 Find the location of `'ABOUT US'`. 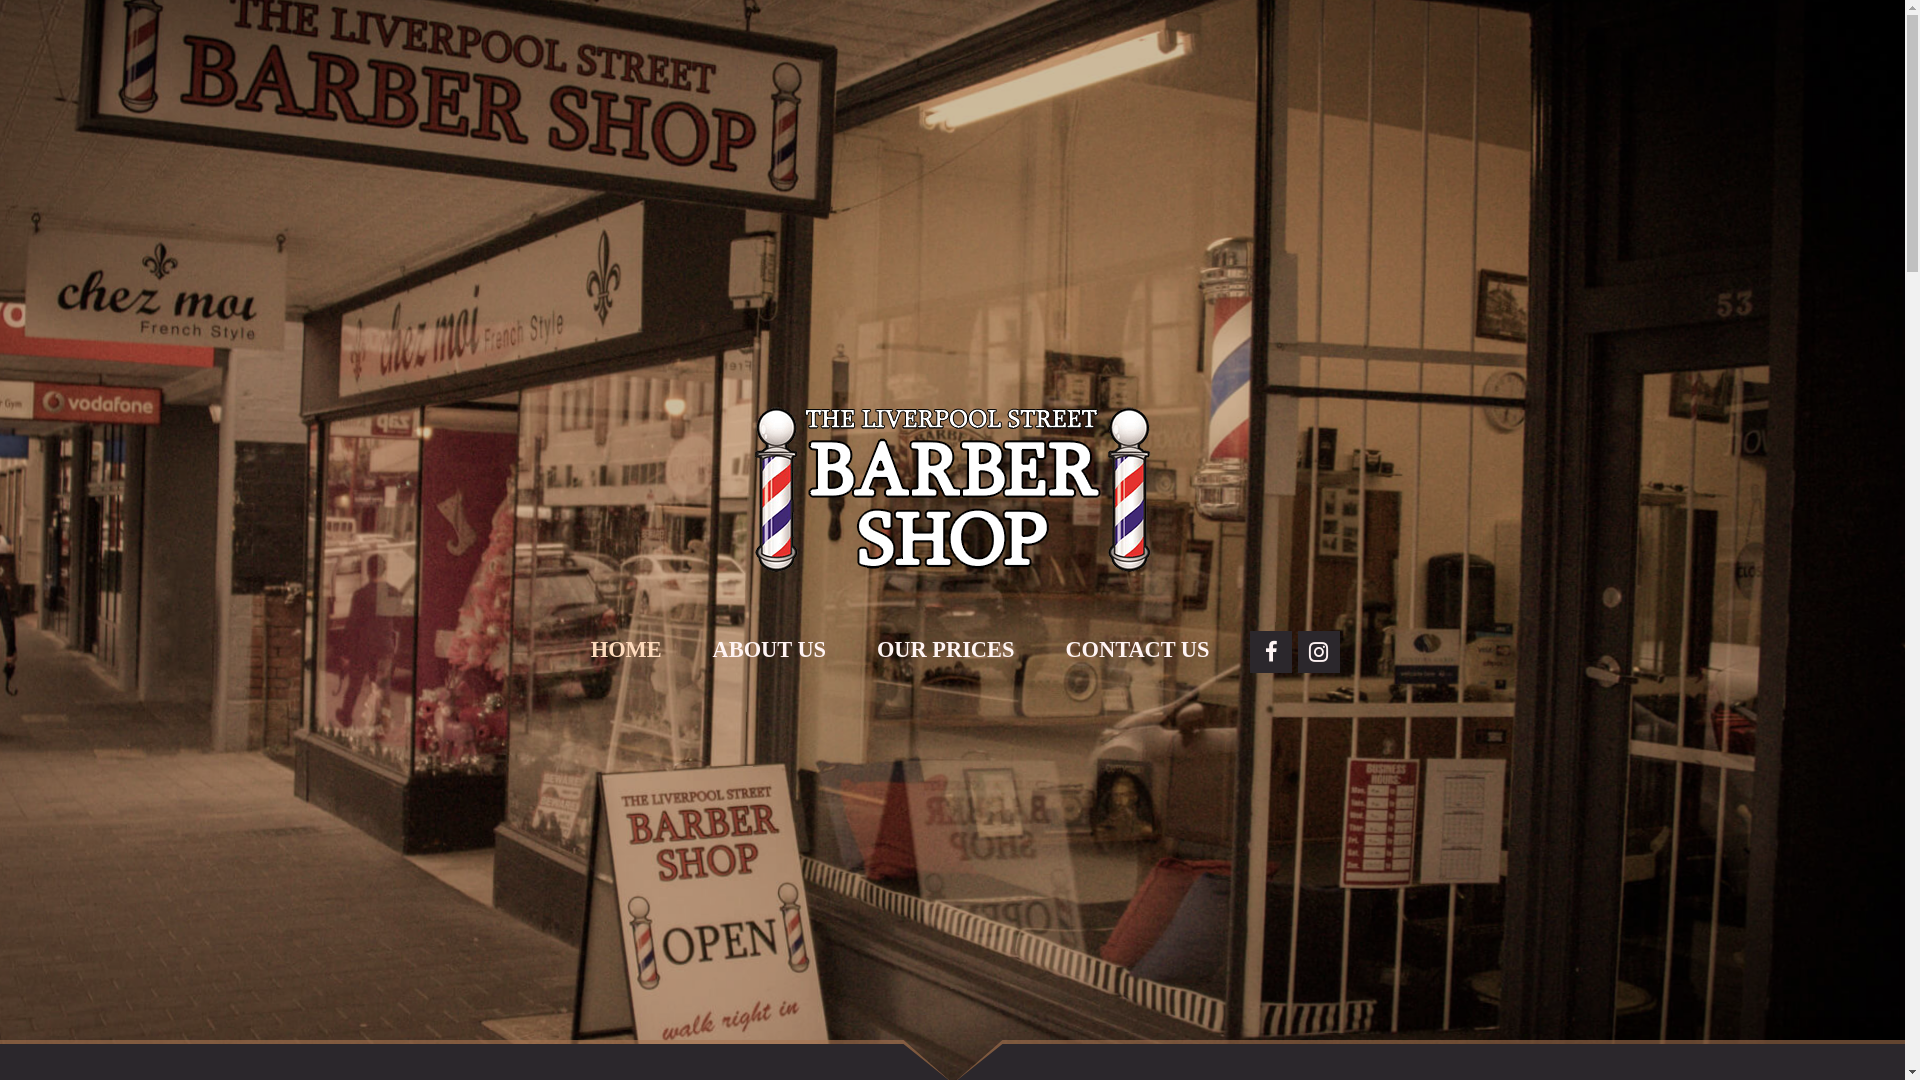

'ABOUT US' is located at coordinates (768, 650).